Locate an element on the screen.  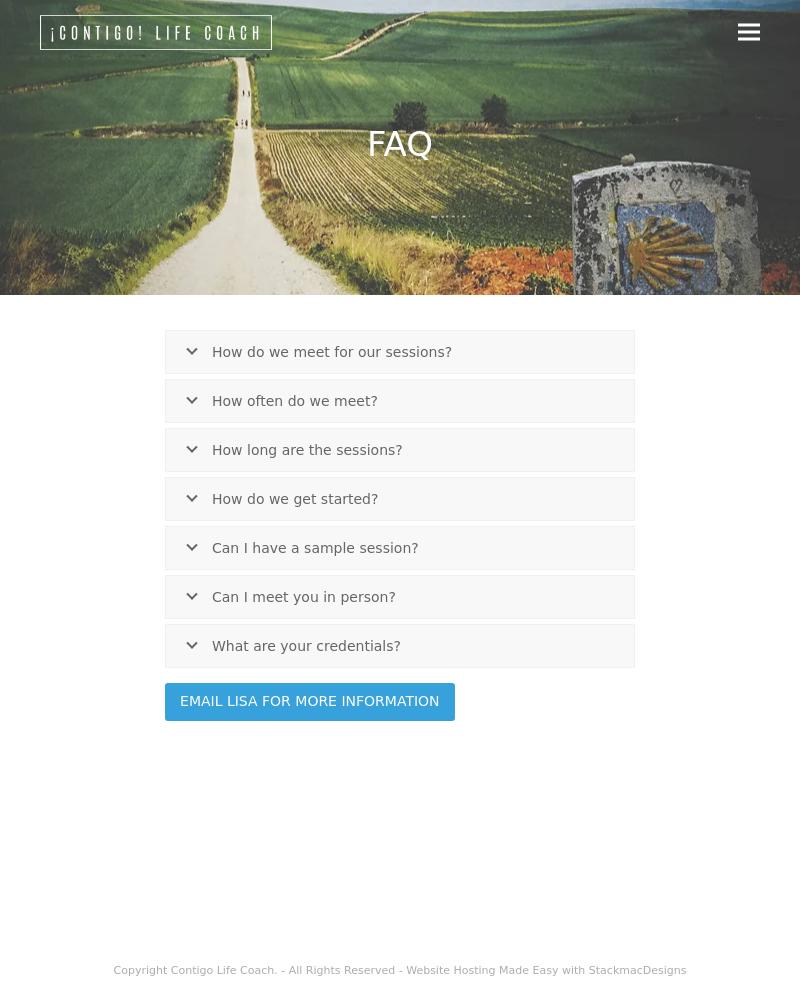
'How do we get started?' is located at coordinates (212, 497).